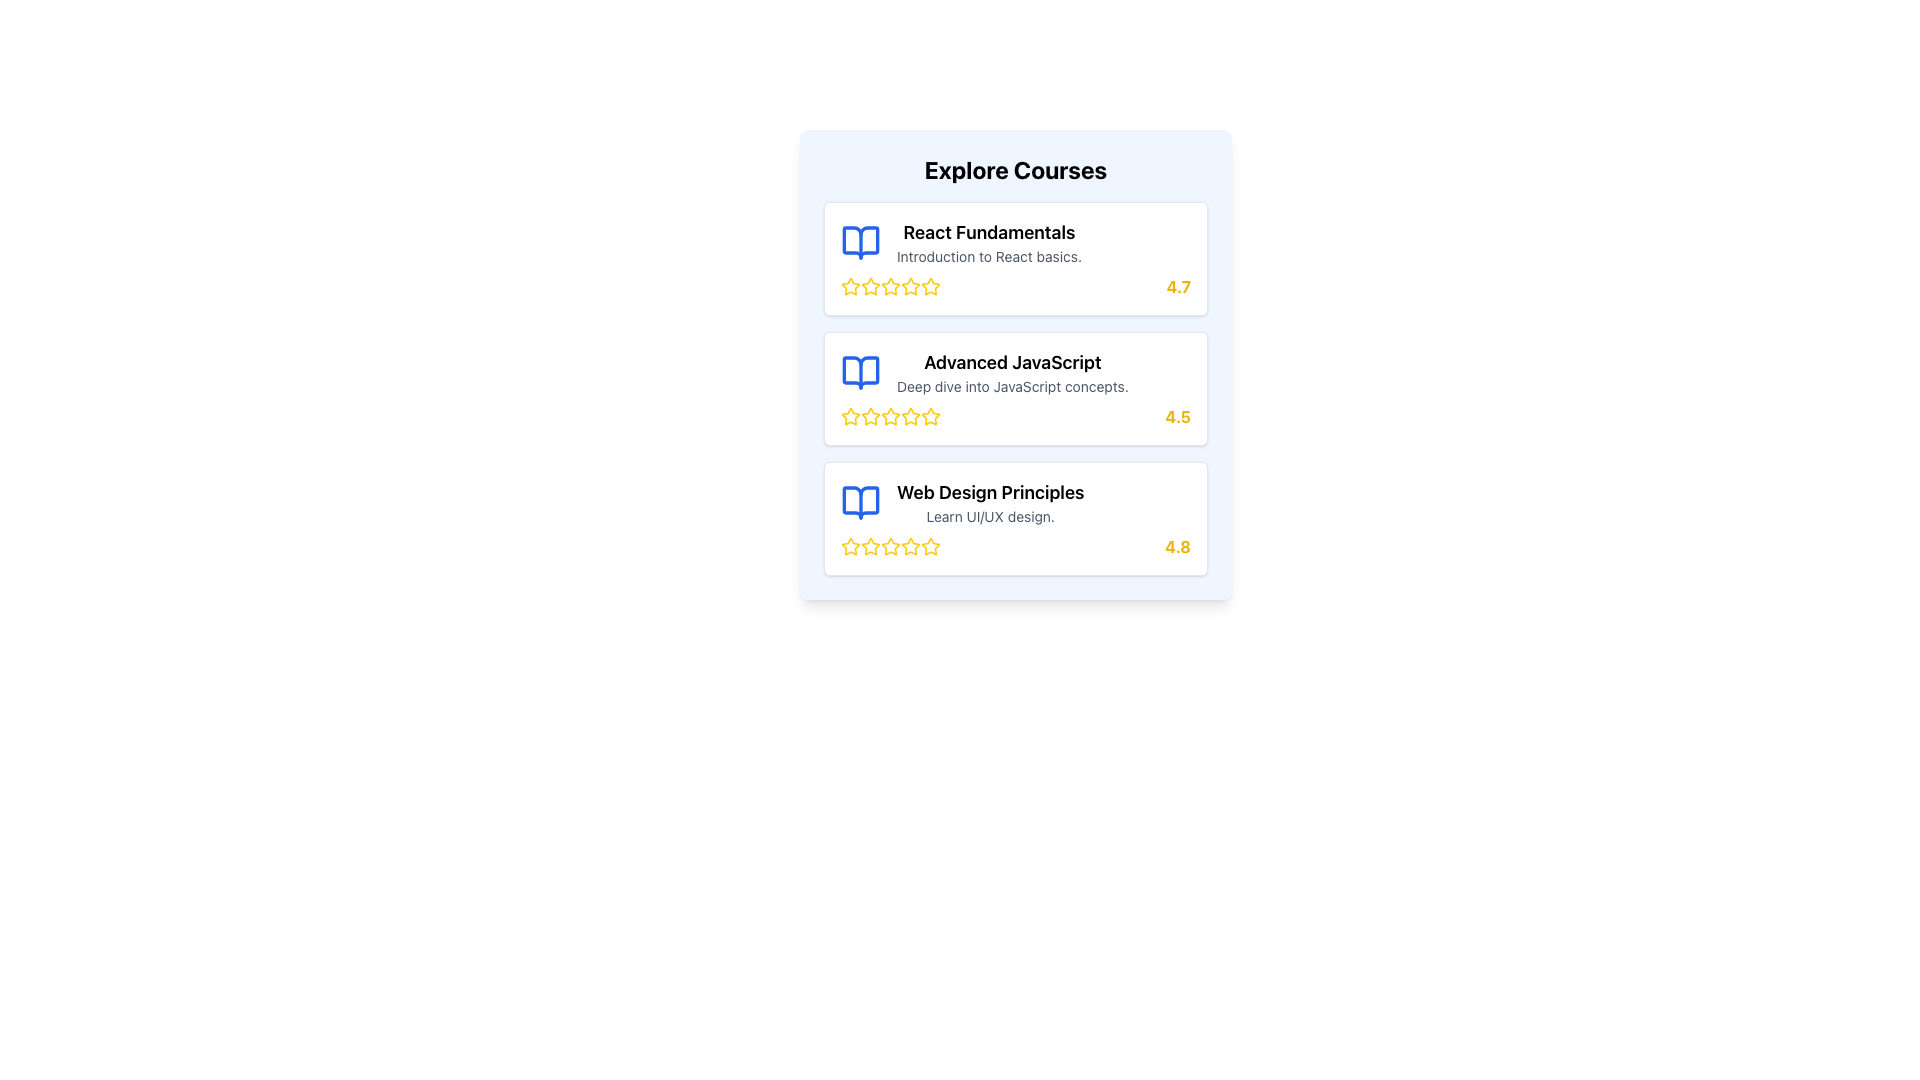  Describe the element at coordinates (890, 415) in the screenshot. I see `the fifth star icon in the 'Advanced JavaScript' course card, which represents the highest rating level` at that location.